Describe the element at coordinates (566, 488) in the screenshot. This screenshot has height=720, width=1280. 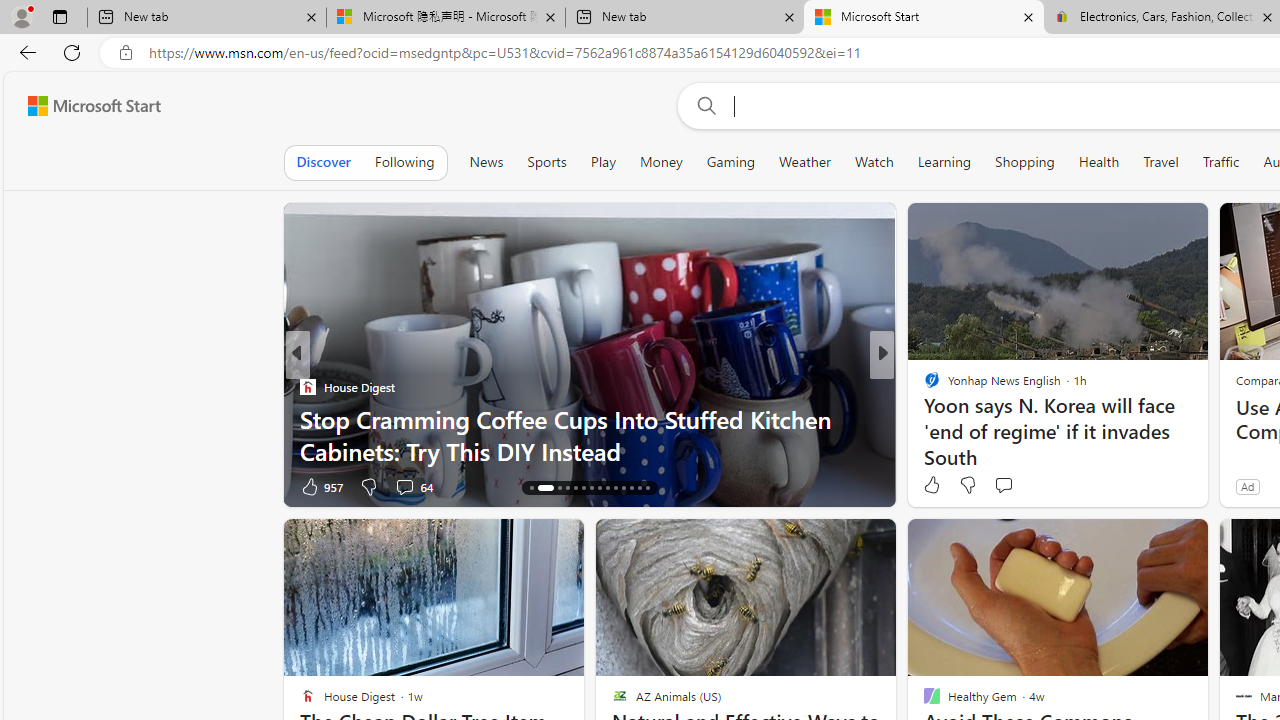
I see `'AutomationID: tab-18'` at that location.